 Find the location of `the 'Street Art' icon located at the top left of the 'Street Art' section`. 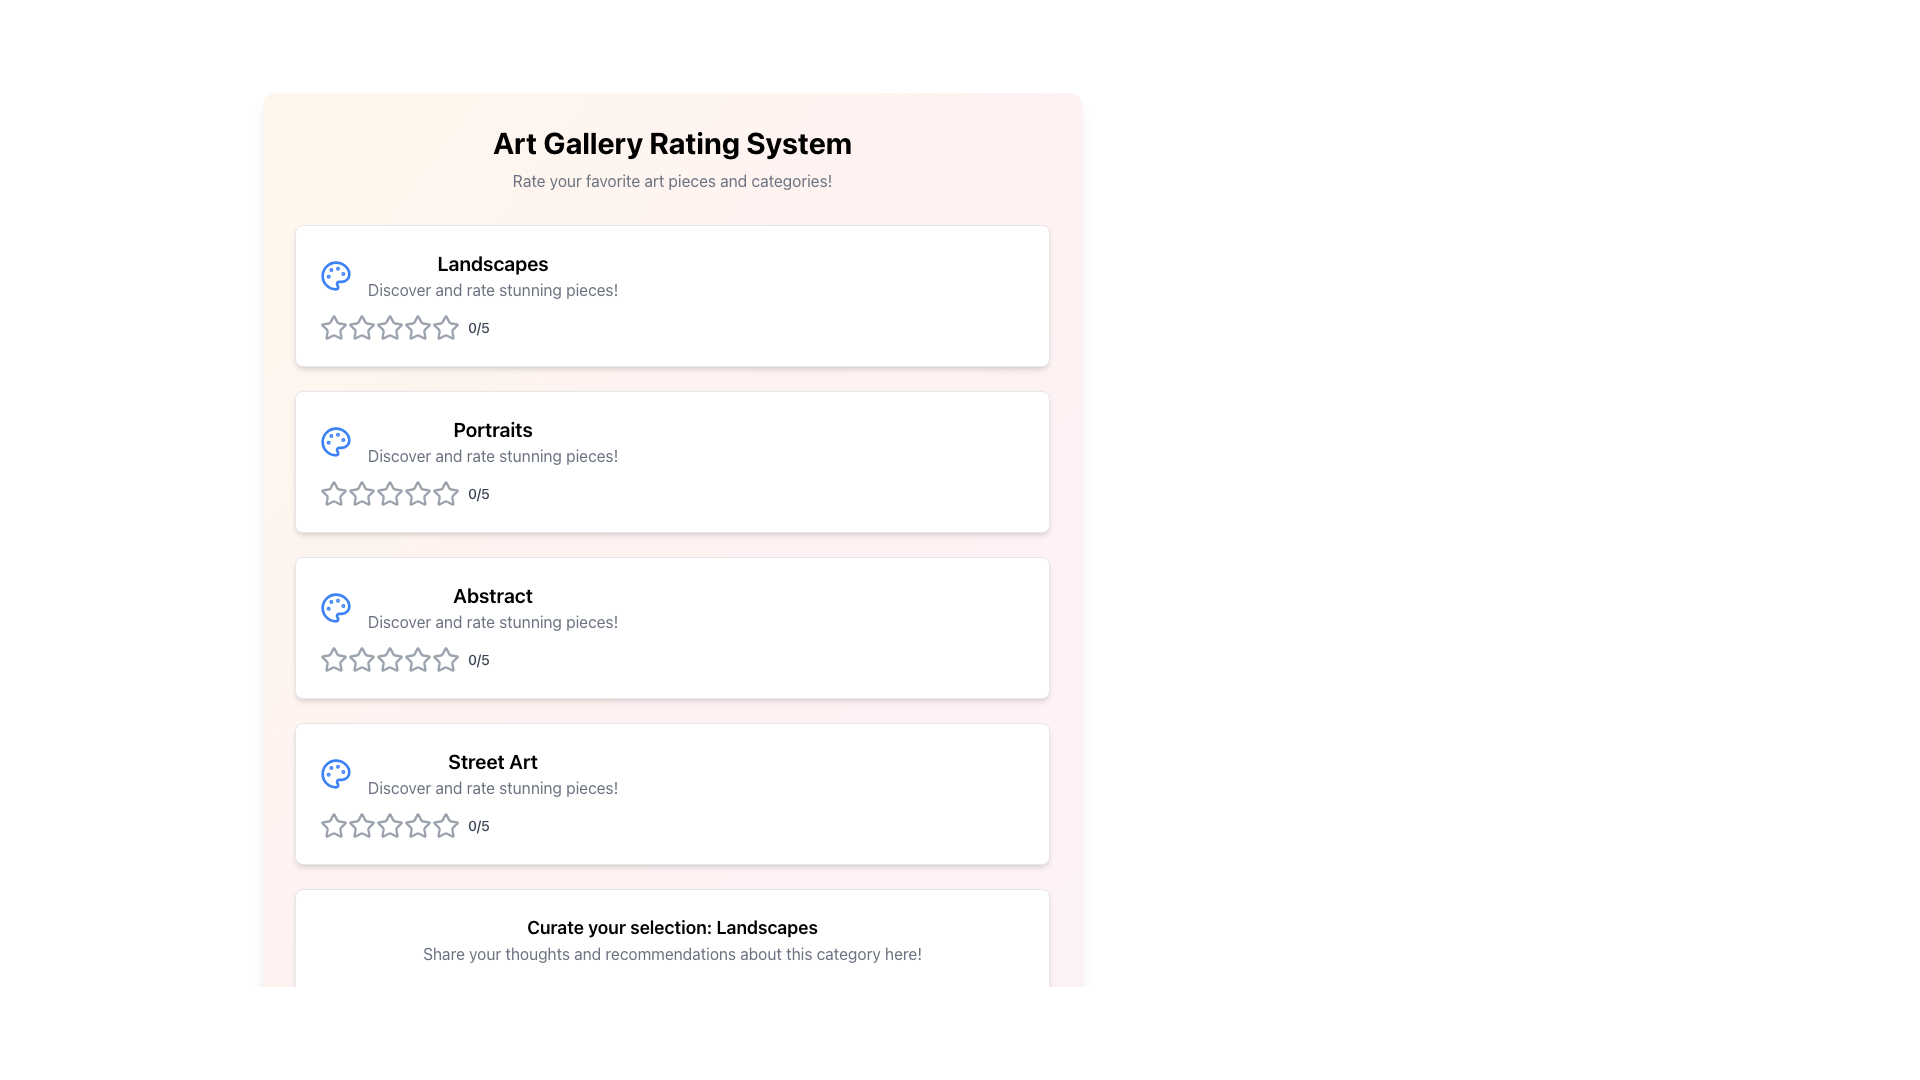

the 'Street Art' icon located at the top left of the 'Street Art' section is located at coordinates (336, 773).